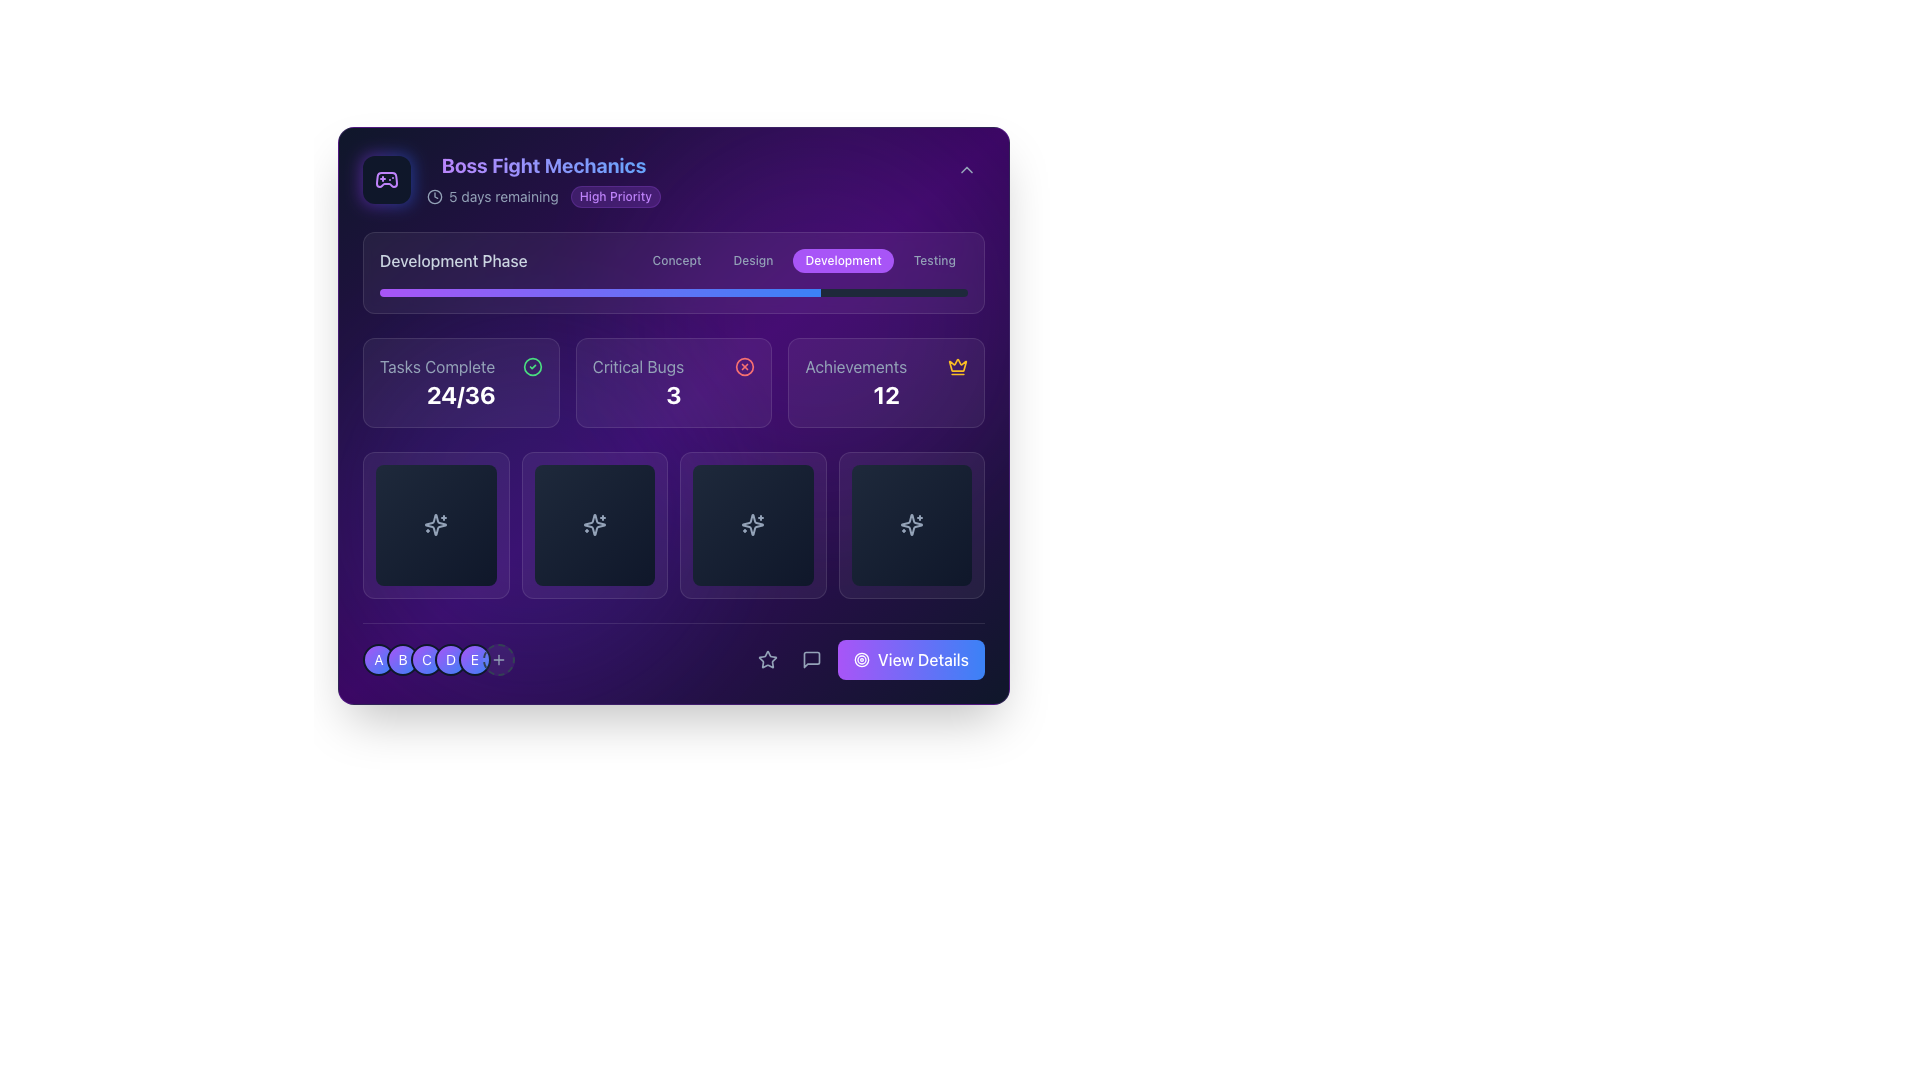 The image size is (1920, 1080). What do you see at coordinates (811, 659) in the screenshot?
I see `the light slate colored speech bubble icon button, which is the second interactive icon from the left among three icons in the bottom bar` at bounding box center [811, 659].